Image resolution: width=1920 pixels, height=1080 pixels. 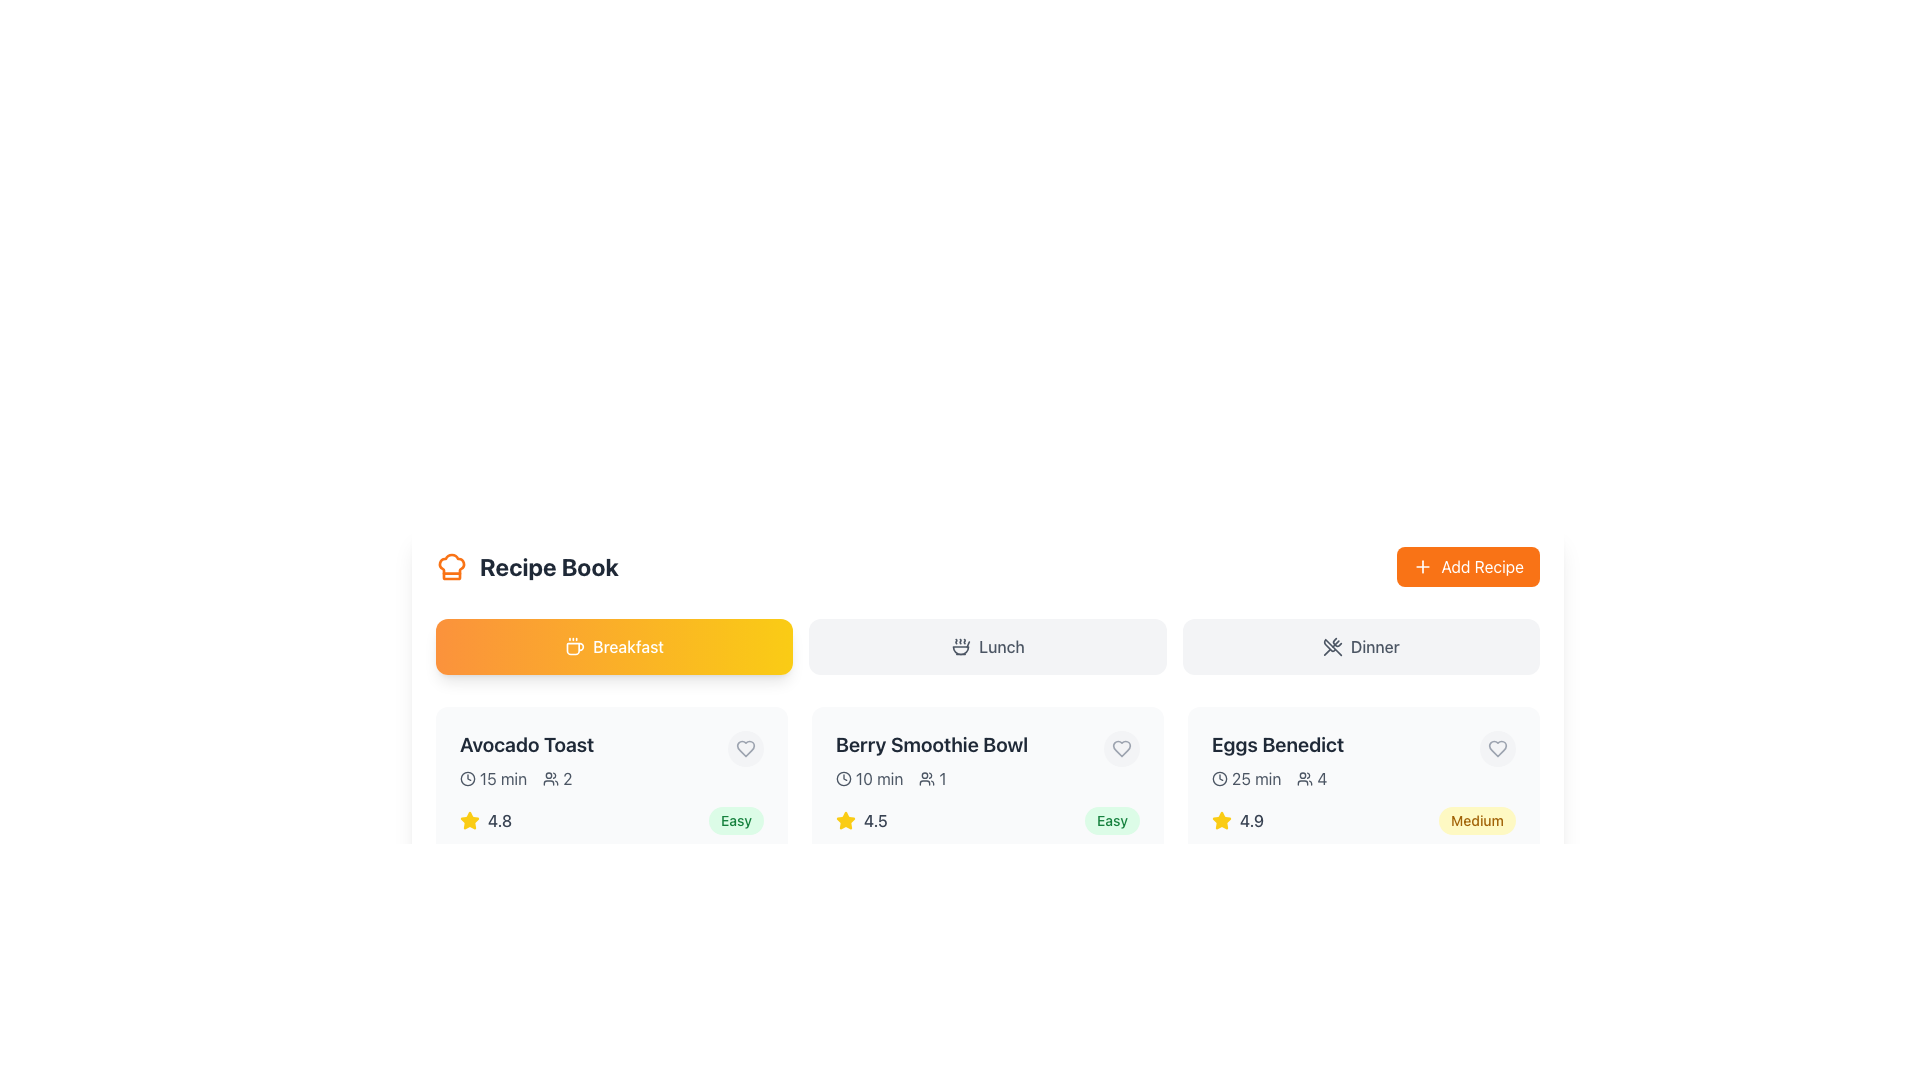 What do you see at coordinates (735, 821) in the screenshot?
I see `the difficulty level label located in the bottom-right corner of the 'Avocado Toast' recipe card` at bounding box center [735, 821].